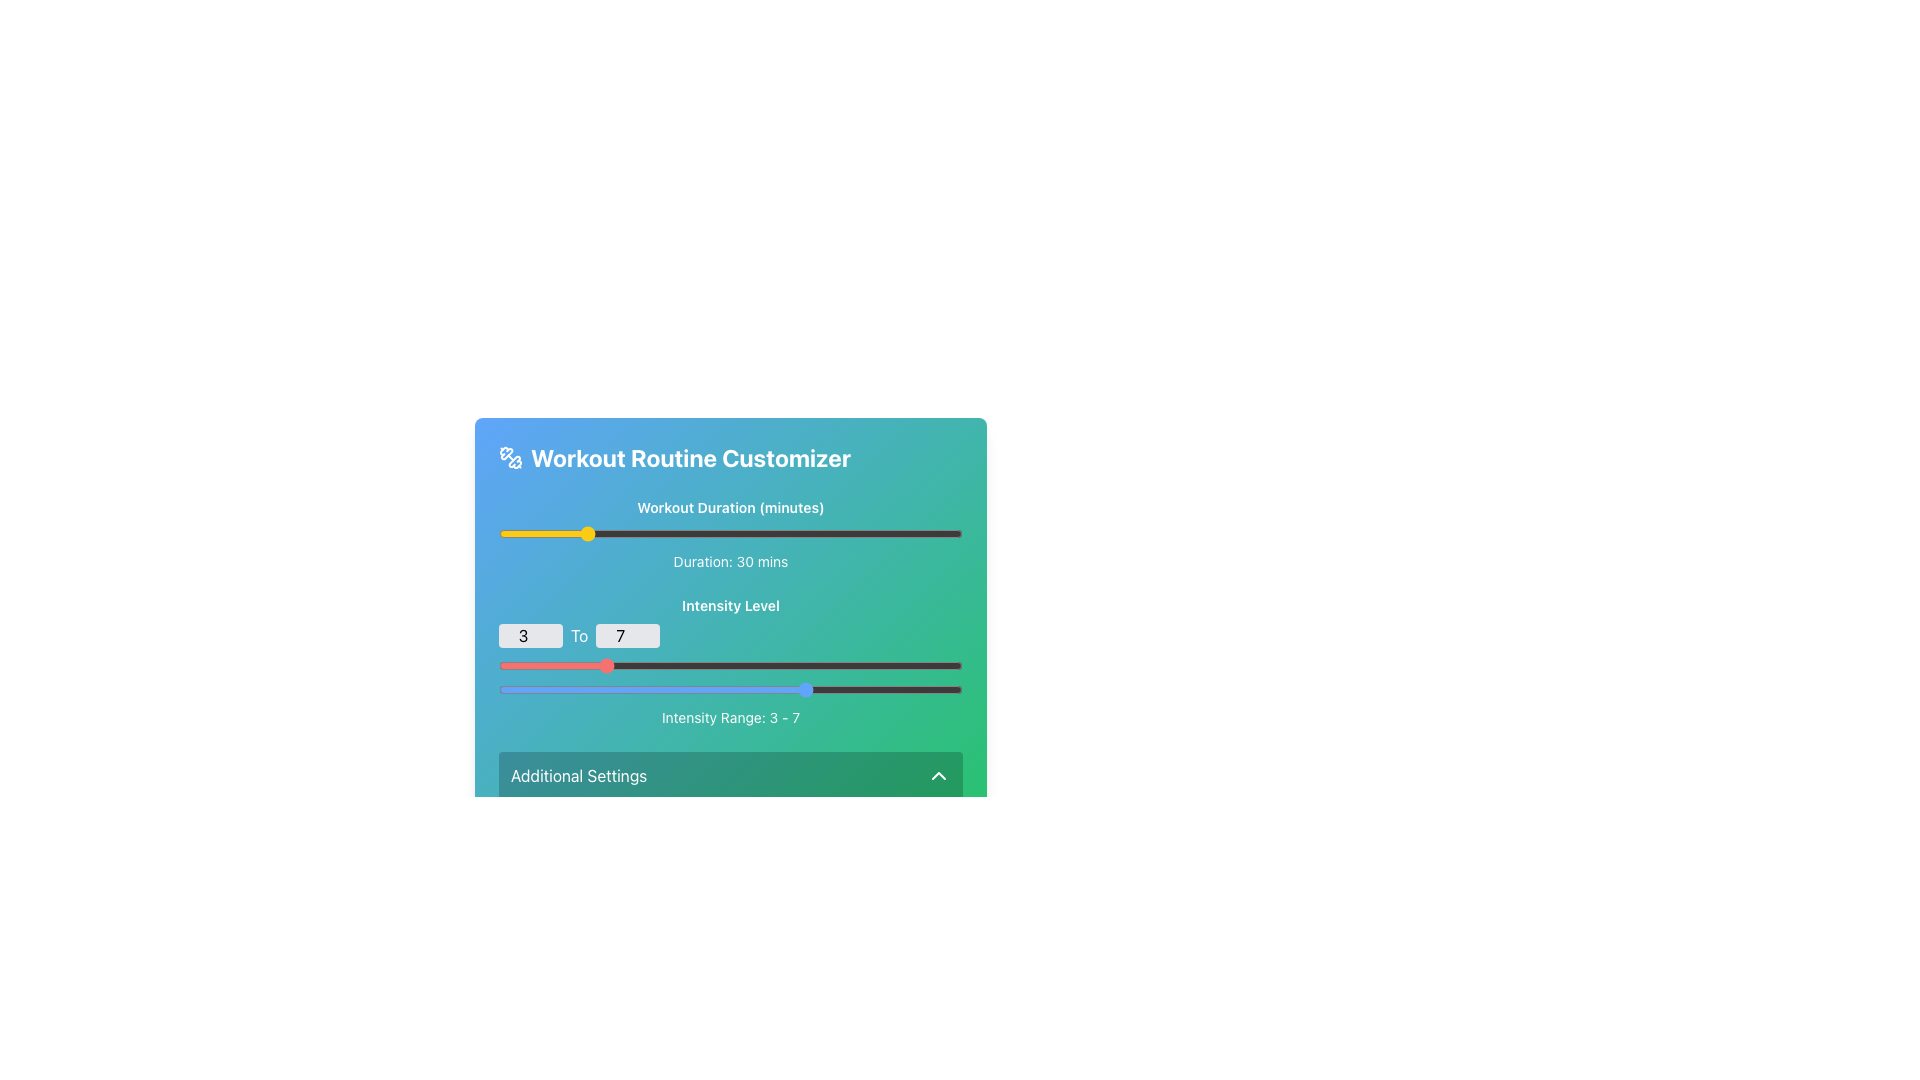  I want to click on the intensity range label located at the bottom of the panel under the 'Intensity Level' section, which indicates selected intensity values, so click(729, 716).